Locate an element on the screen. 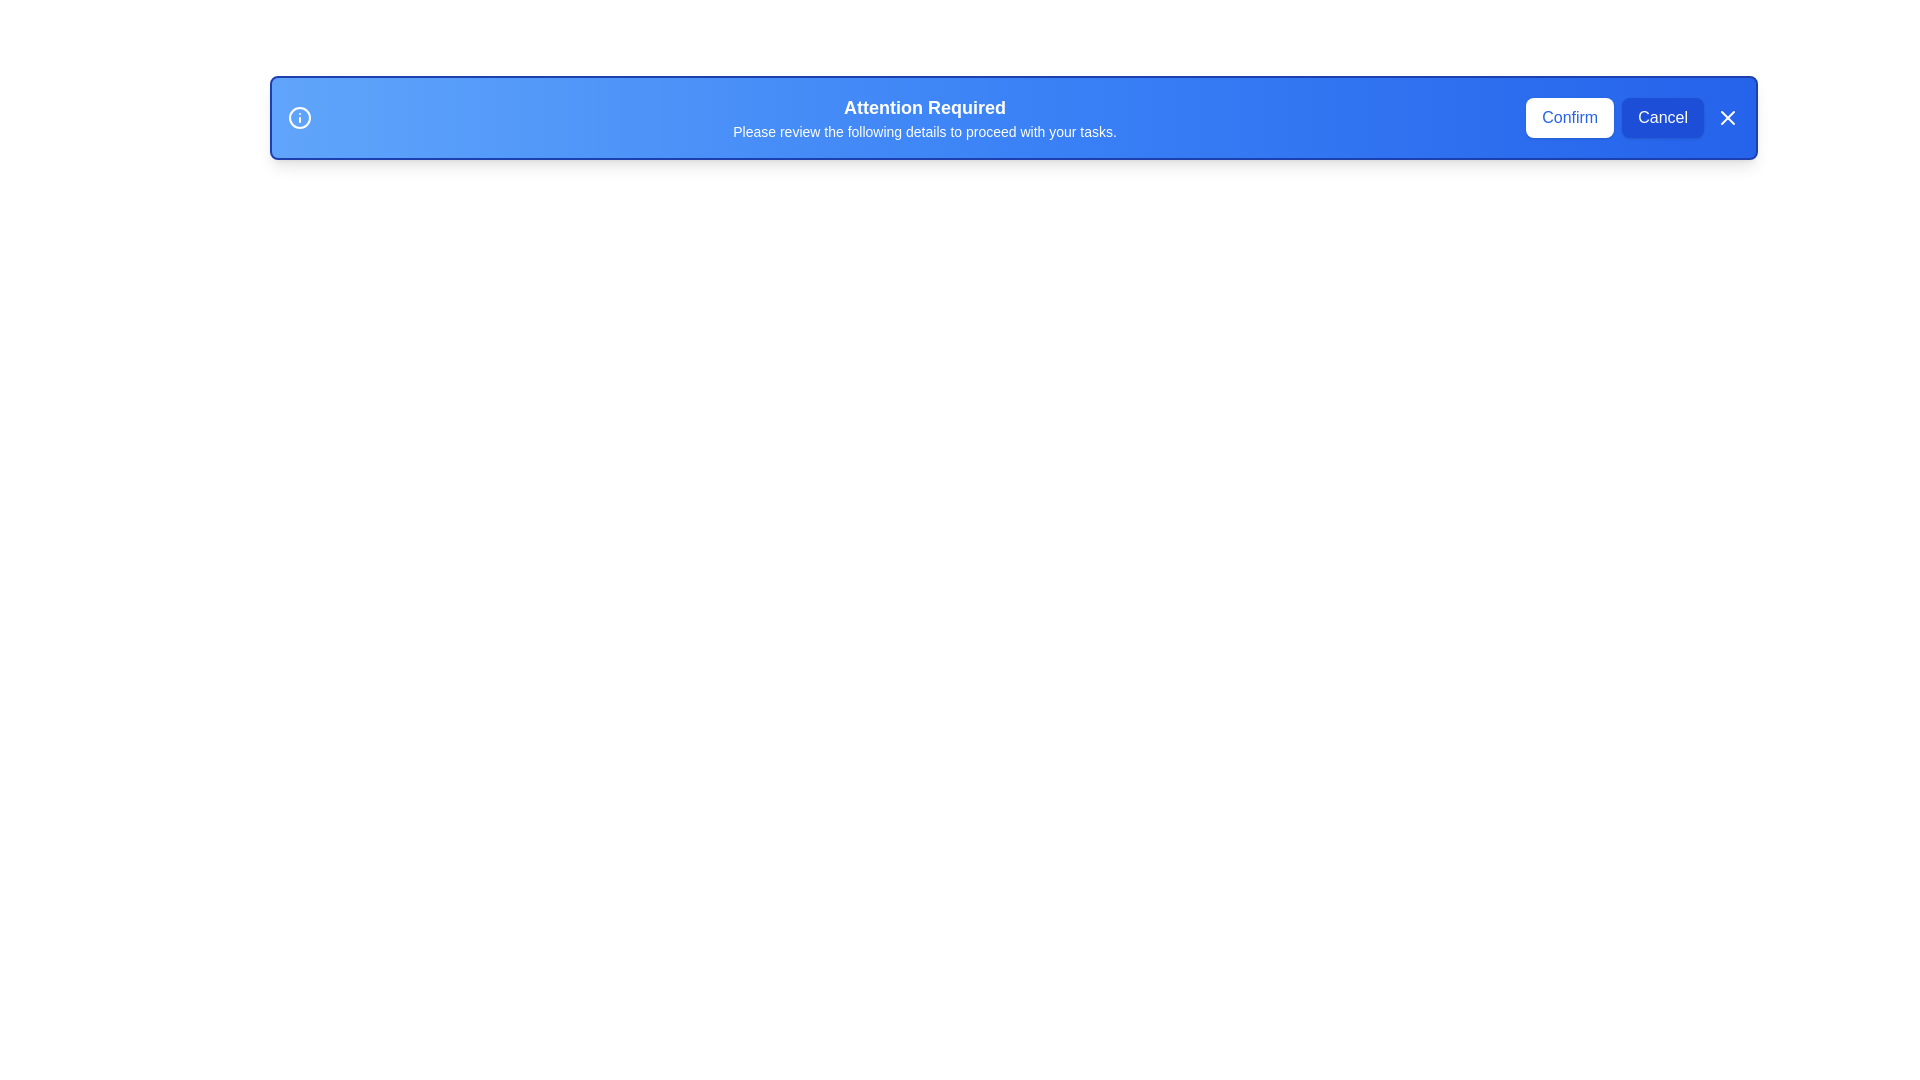 Image resolution: width=1920 pixels, height=1080 pixels. the cancel button to cancel the current operation is located at coordinates (1662, 118).